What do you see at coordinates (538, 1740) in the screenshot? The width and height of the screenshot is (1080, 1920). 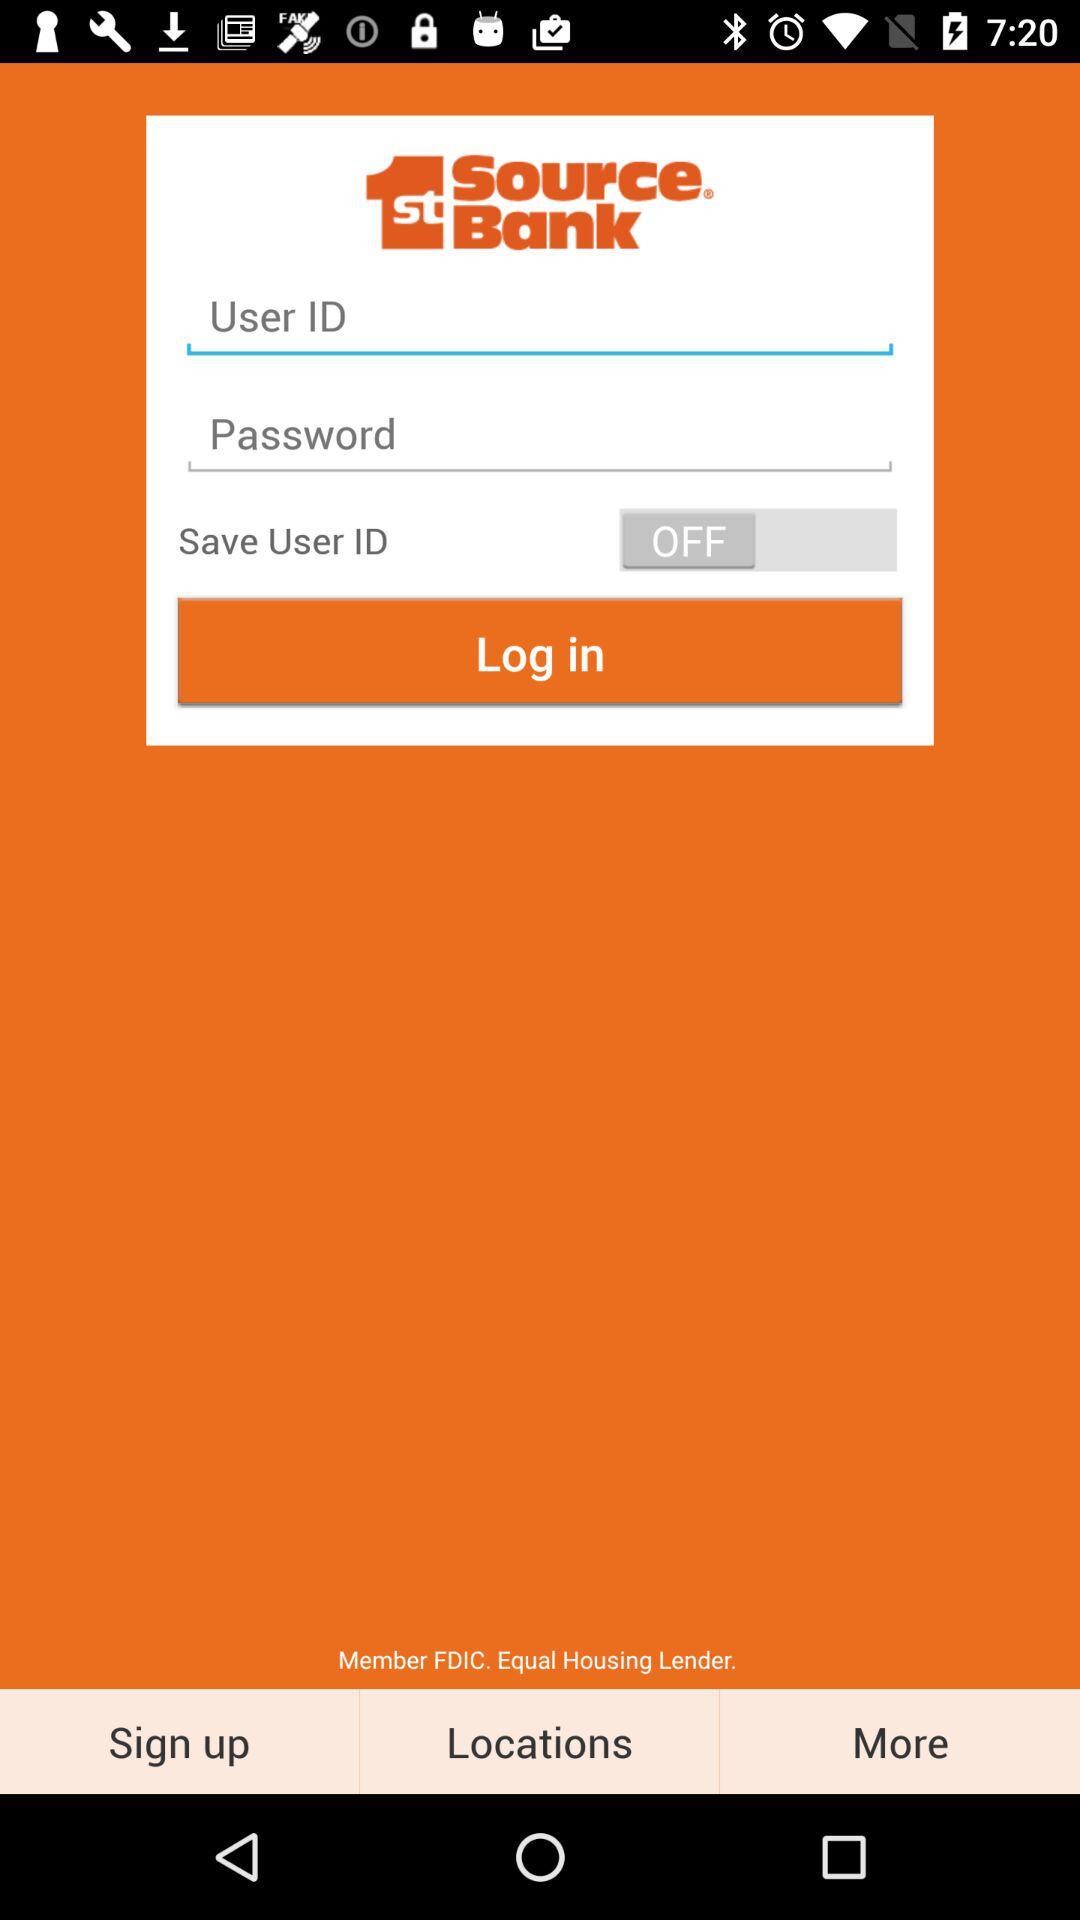 I see `item below member fdic equal icon` at bounding box center [538, 1740].